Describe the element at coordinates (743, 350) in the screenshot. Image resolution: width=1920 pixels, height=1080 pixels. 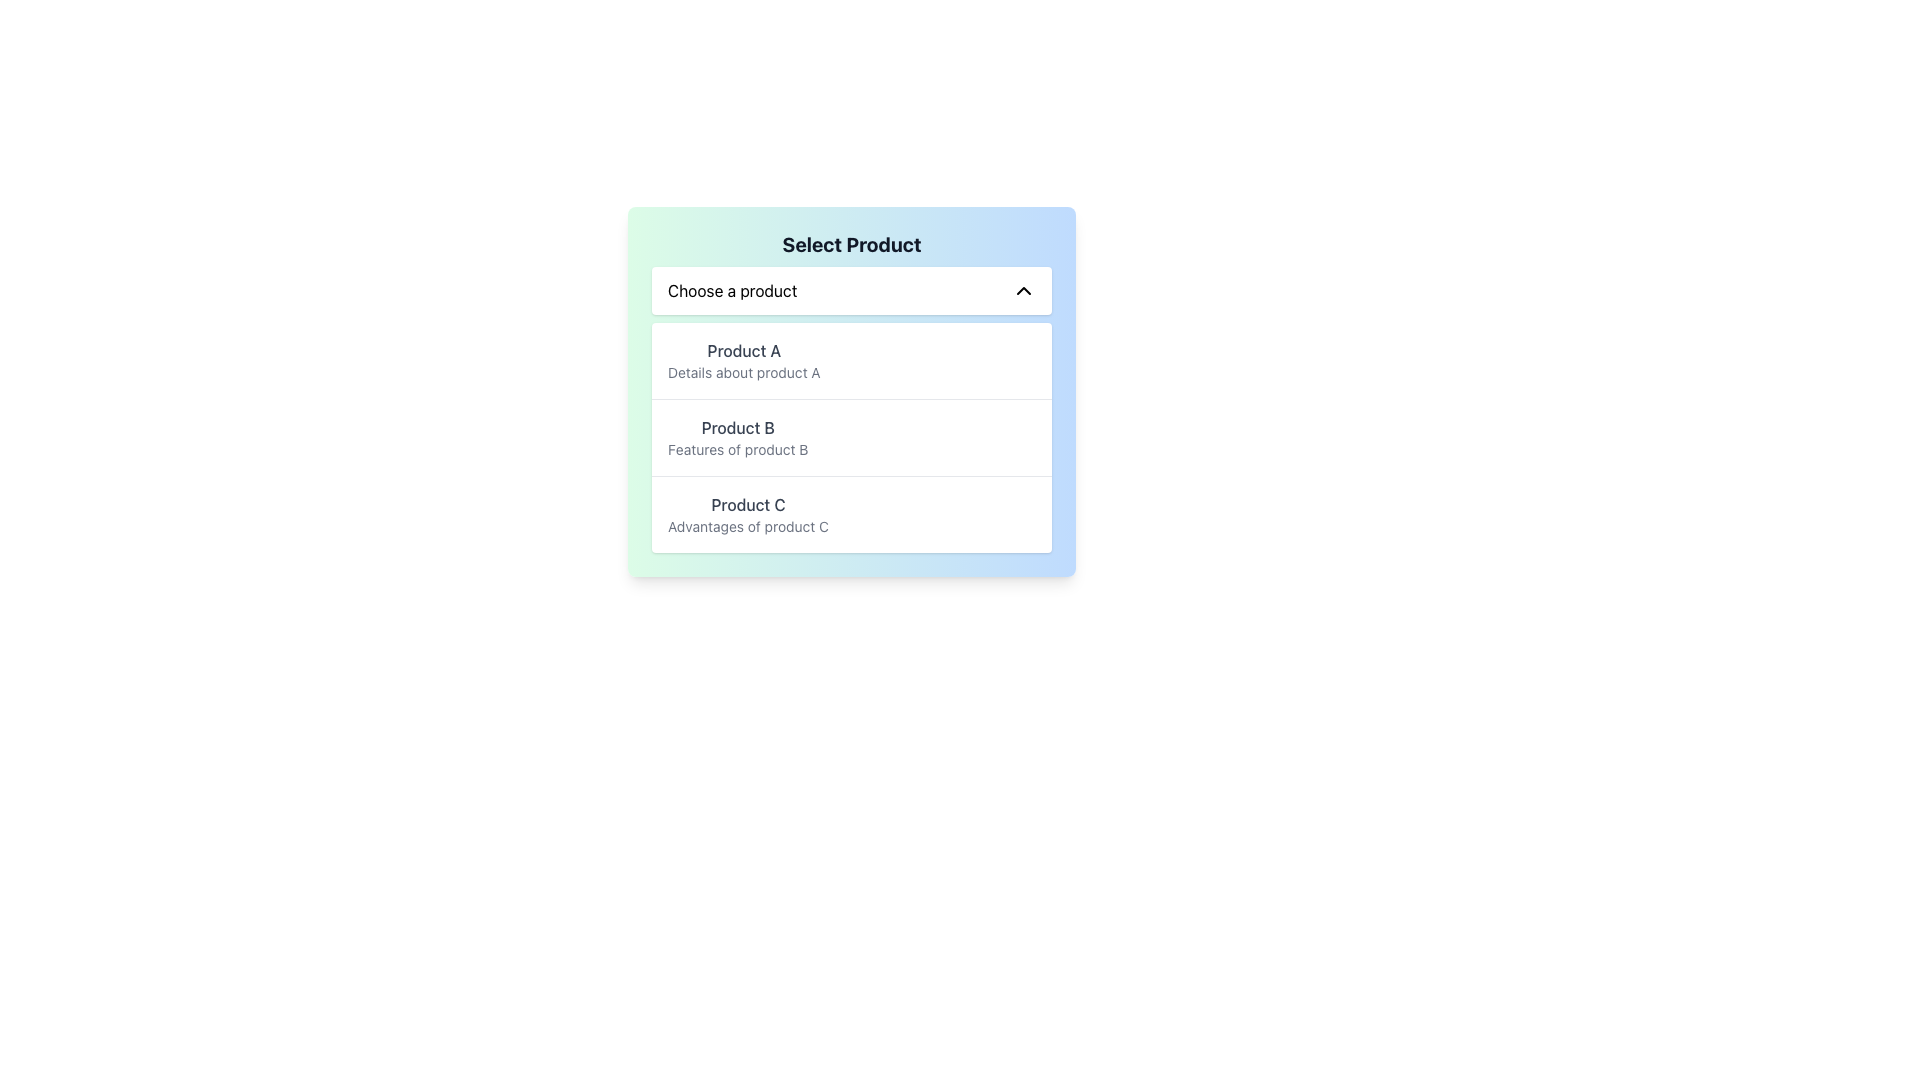
I see `the text label 'Product A' located in the dropdown menu under 'Choose a product', which is styled in bold medium gray and positioned above the description 'Details about product A'` at that location.